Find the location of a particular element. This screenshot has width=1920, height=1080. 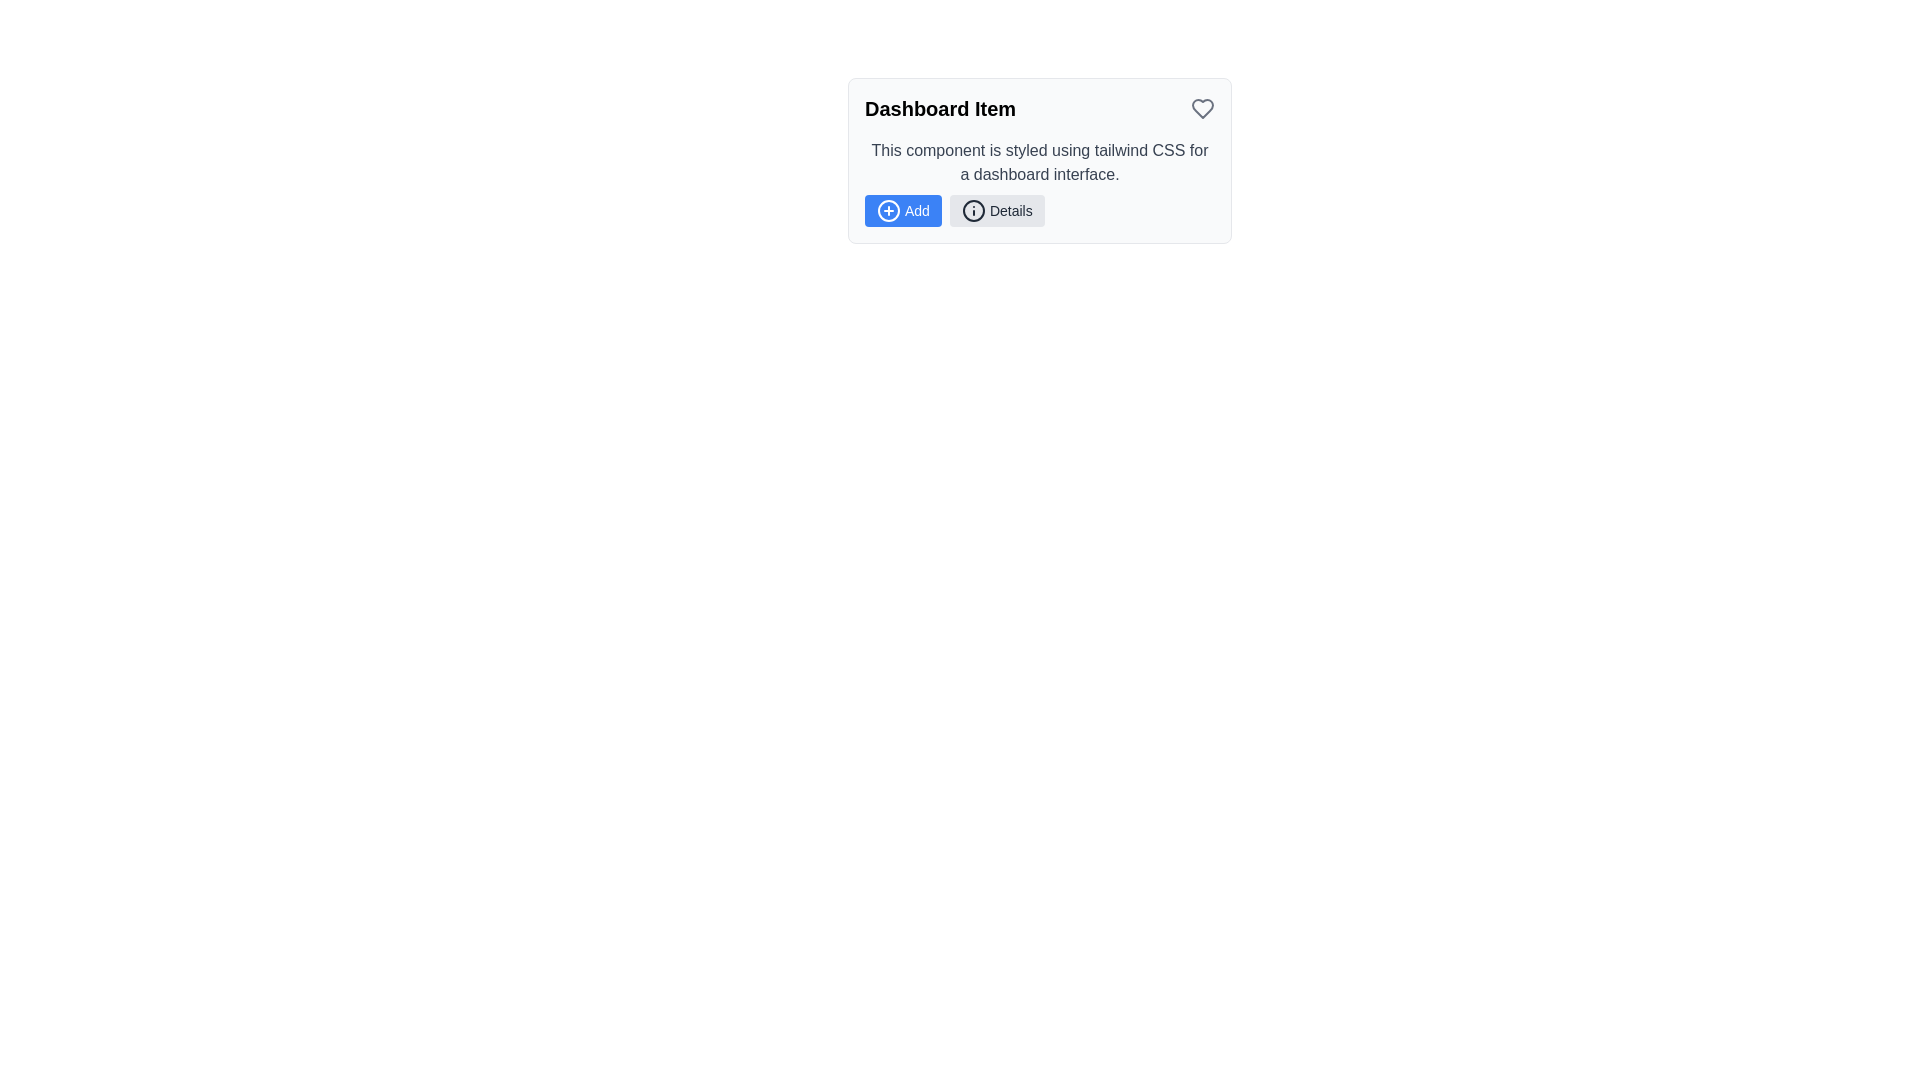

the static text block that reads 'This component is styled using tailwind CSS for a dashboard interface.' positioned below the 'Dashboard Item' title and above the 'Add' and 'Details' buttons is located at coordinates (1040, 161).